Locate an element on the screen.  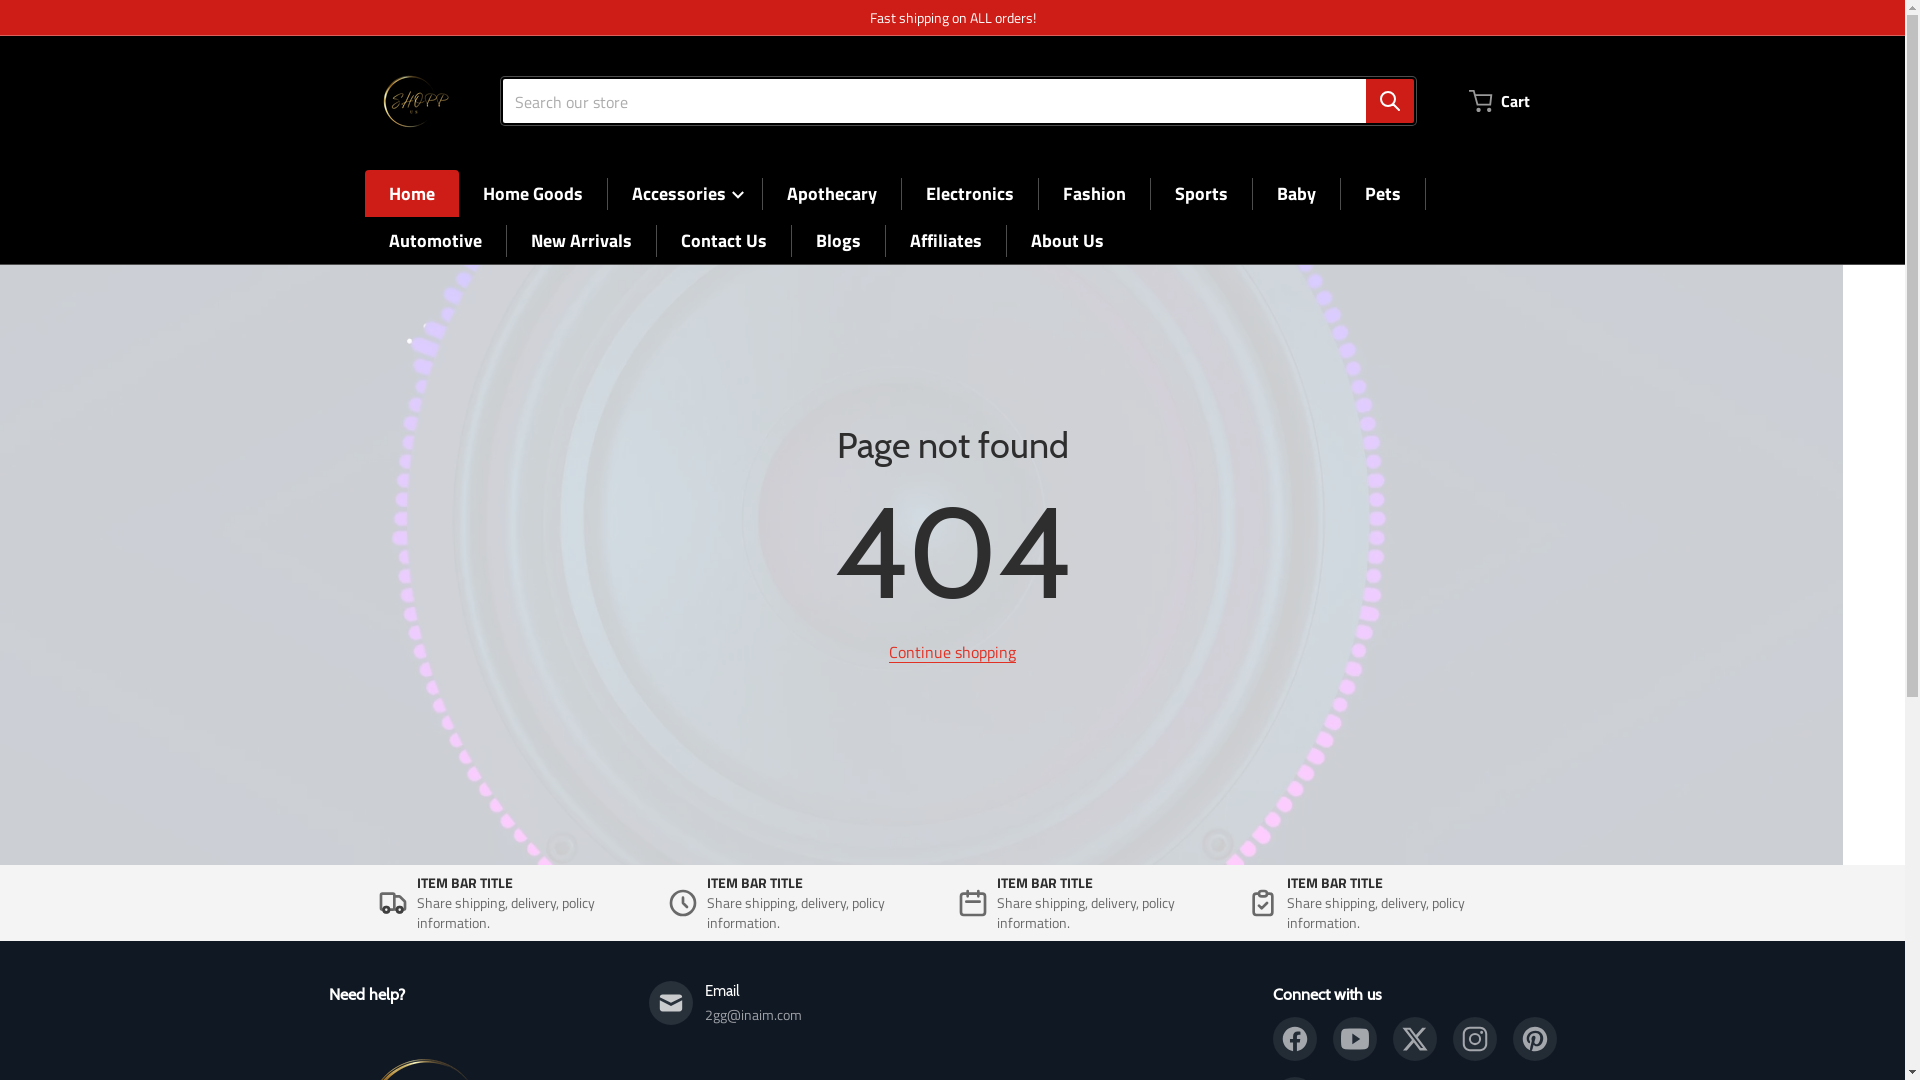
'New Arrivals' is located at coordinates (579, 239).